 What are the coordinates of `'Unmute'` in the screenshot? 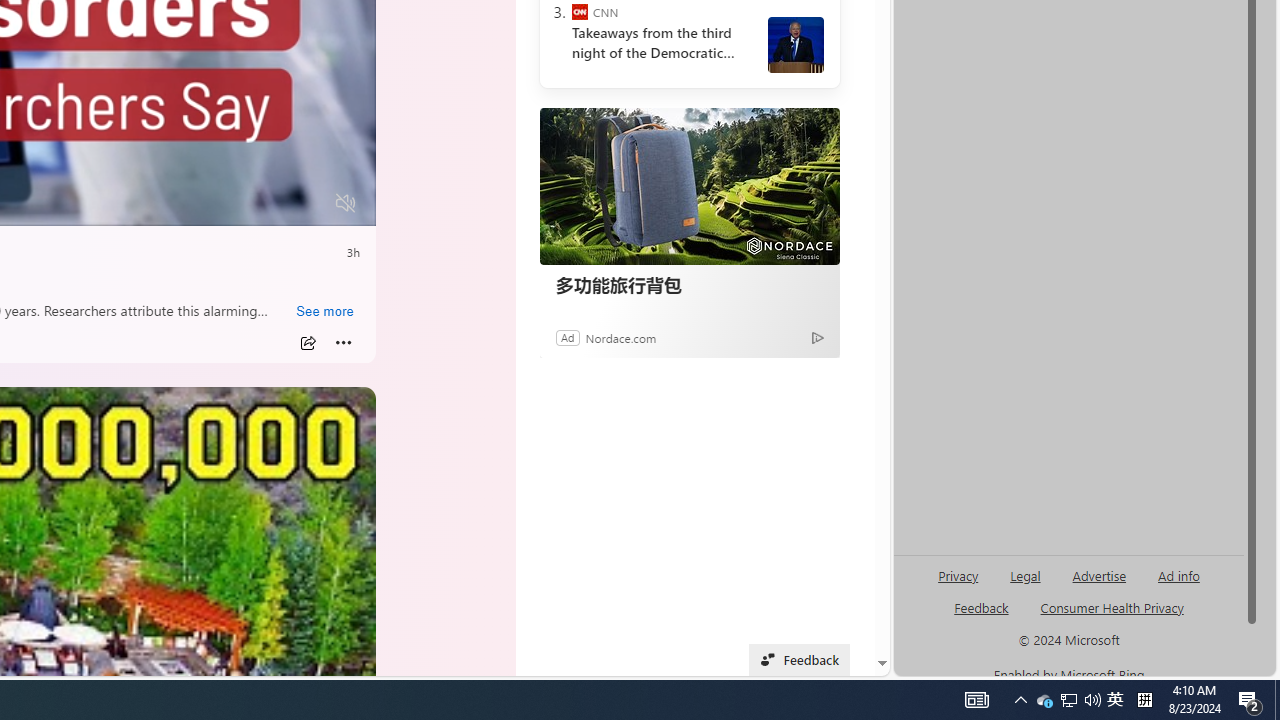 It's located at (346, 203).